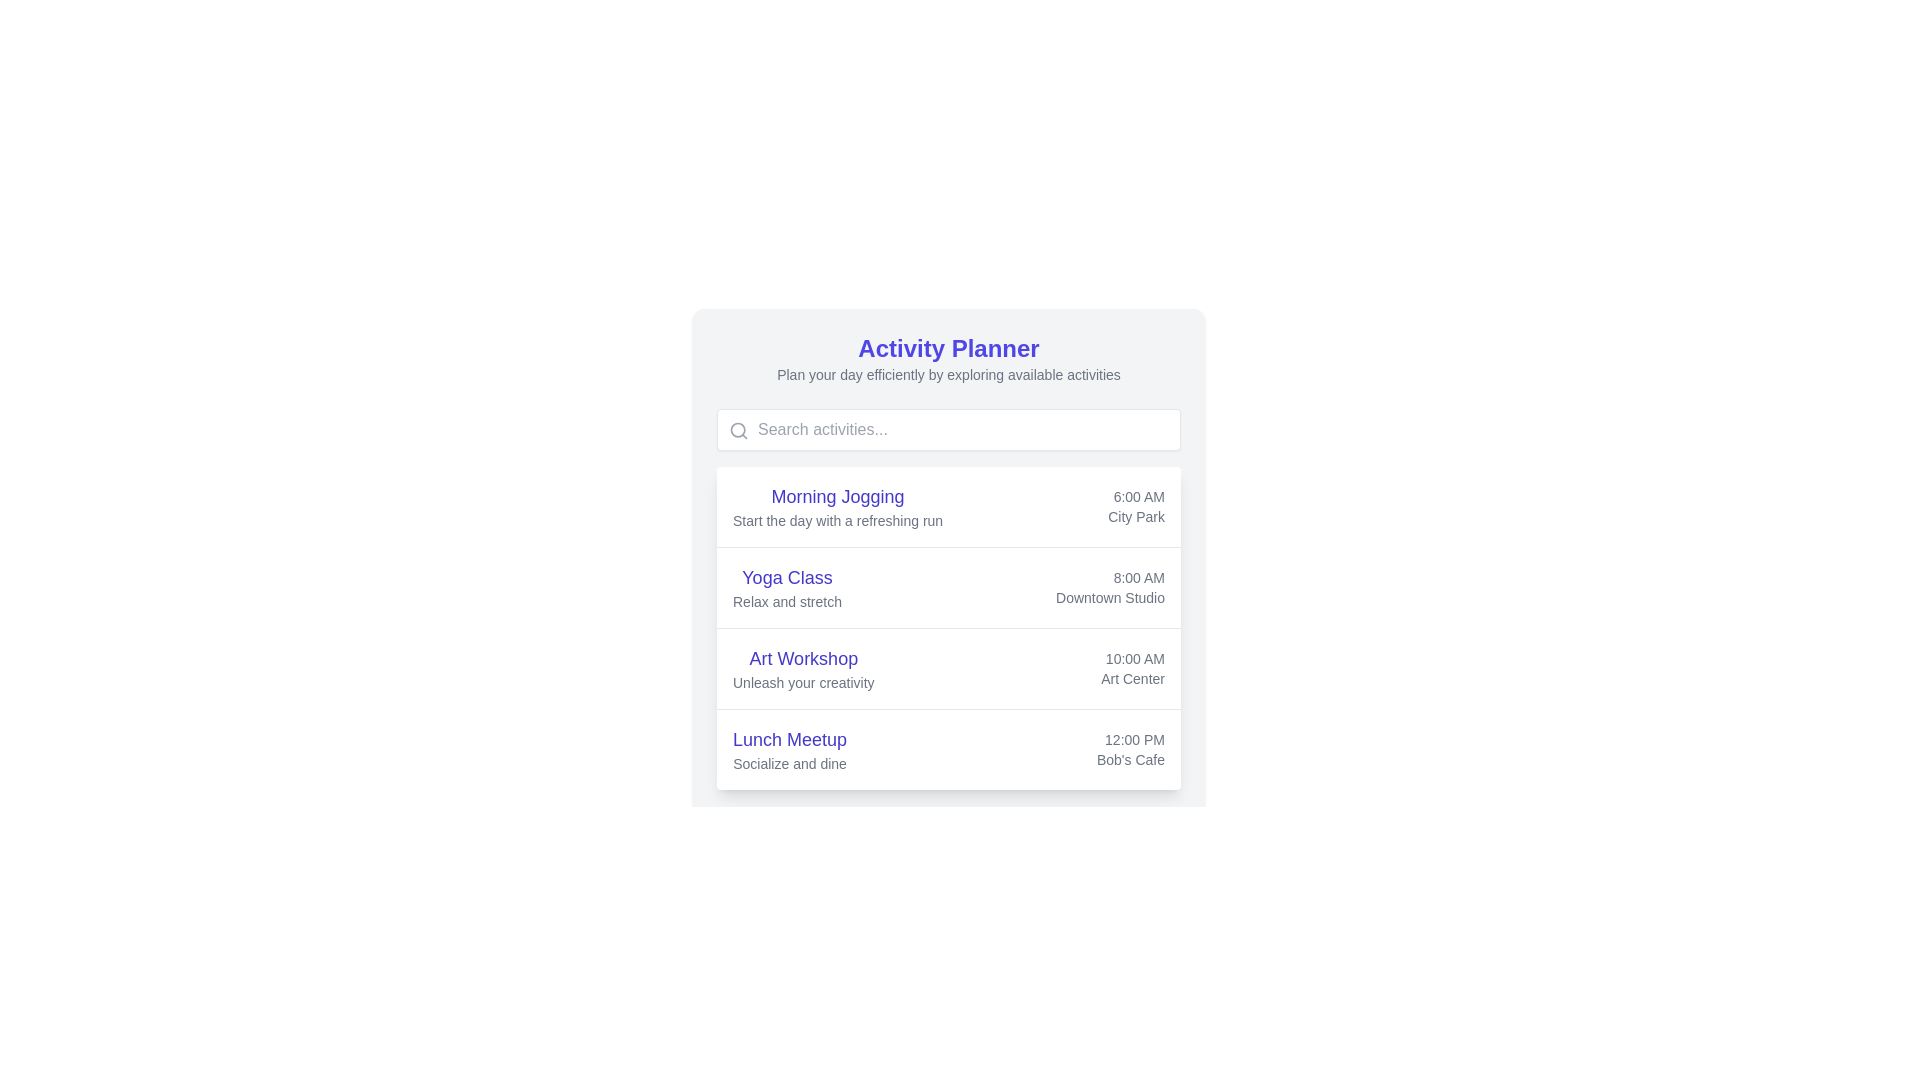  Describe the element at coordinates (1131, 759) in the screenshot. I see `the Text Label displaying 'Bob's Cafe', which is styled in a medium-sized gray font and located at the bottom right of the activities list` at that location.